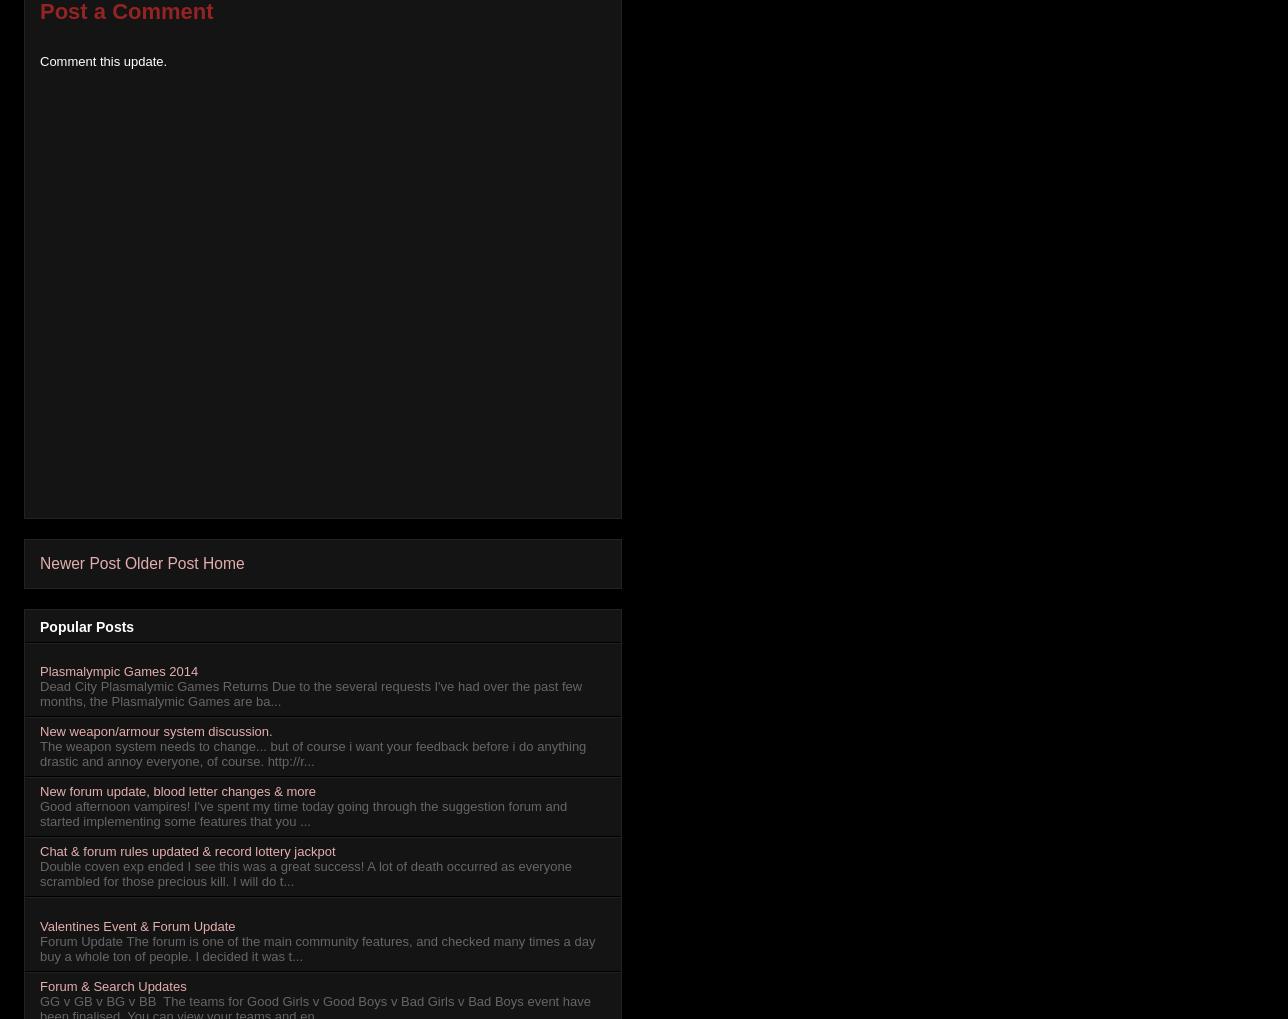  What do you see at coordinates (187, 850) in the screenshot?
I see `'Chat & forum rules updated & record lottery jackpot'` at bounding box center [187, 850].